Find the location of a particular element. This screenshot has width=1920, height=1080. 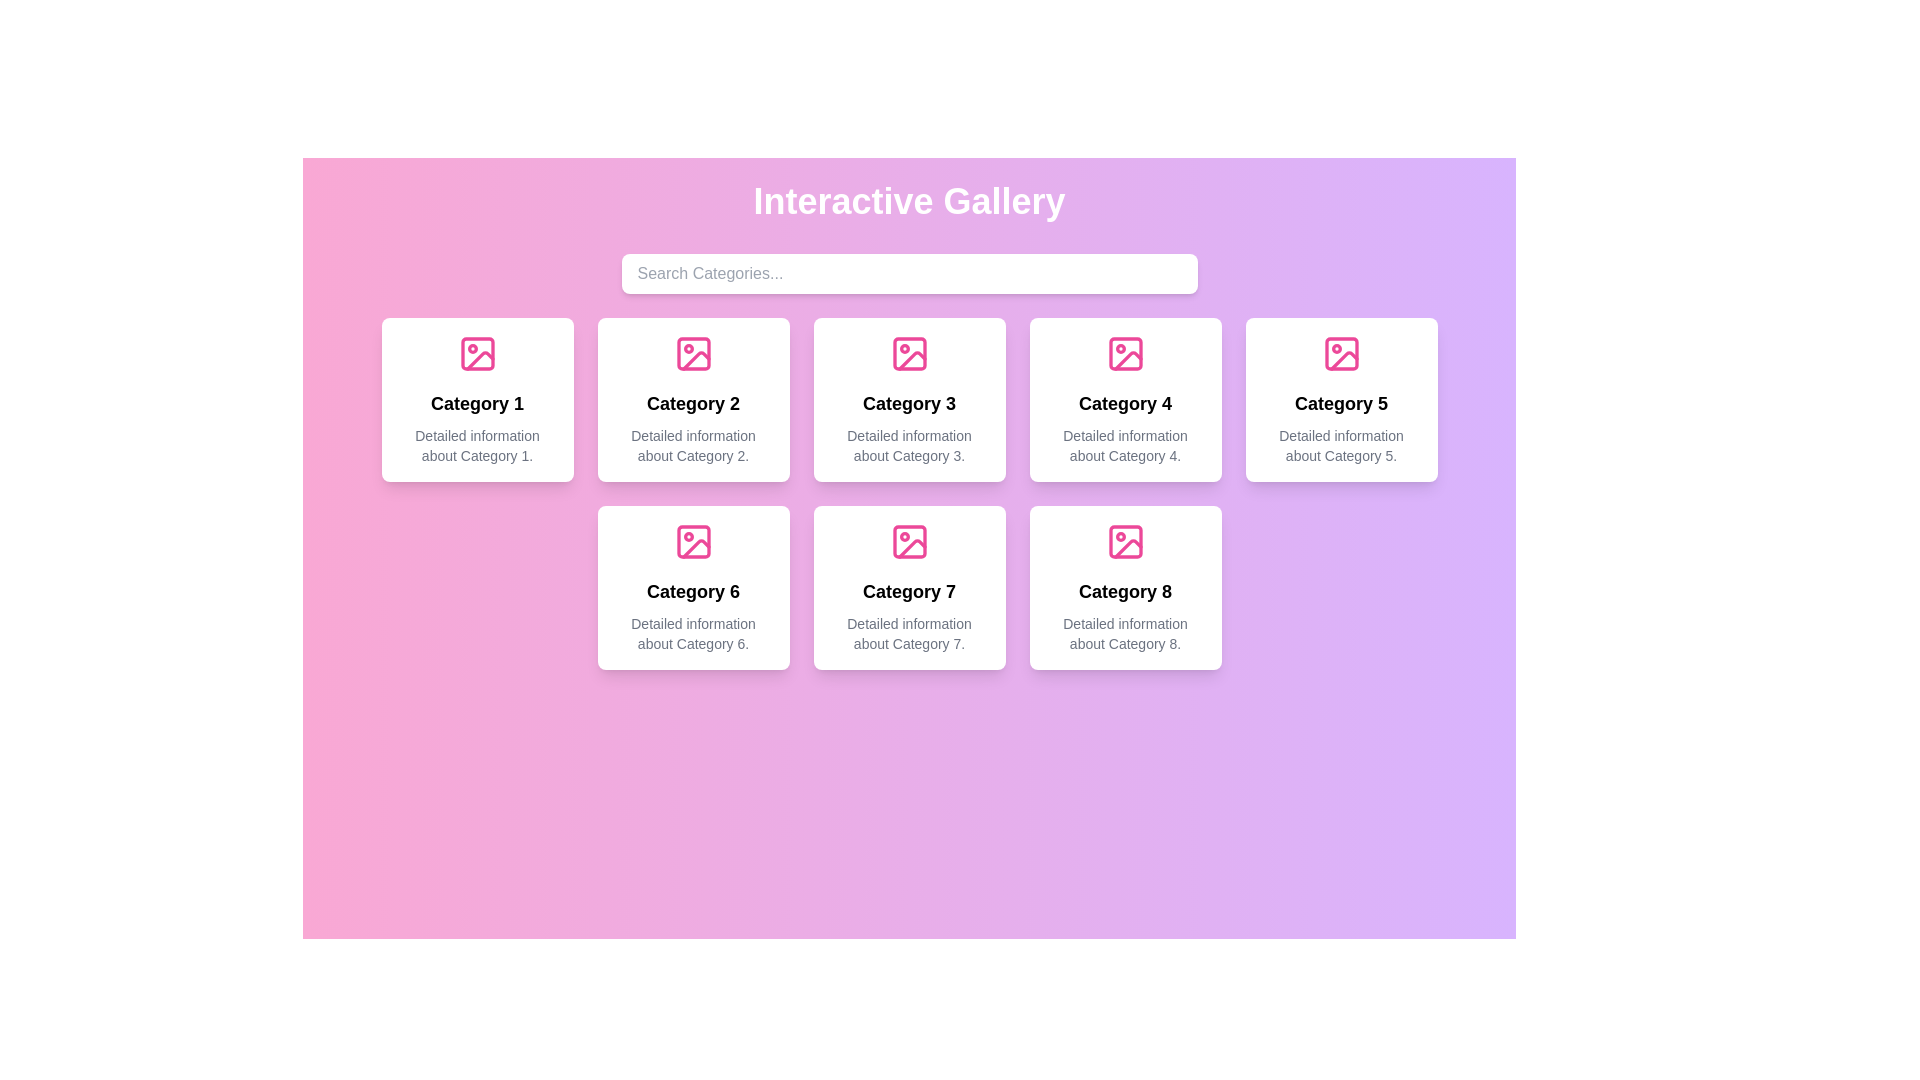

the icon representing 'Category 8', which is located at the top-center of the panel labeled 'Category 8' is located at coordinates (1125, 542).